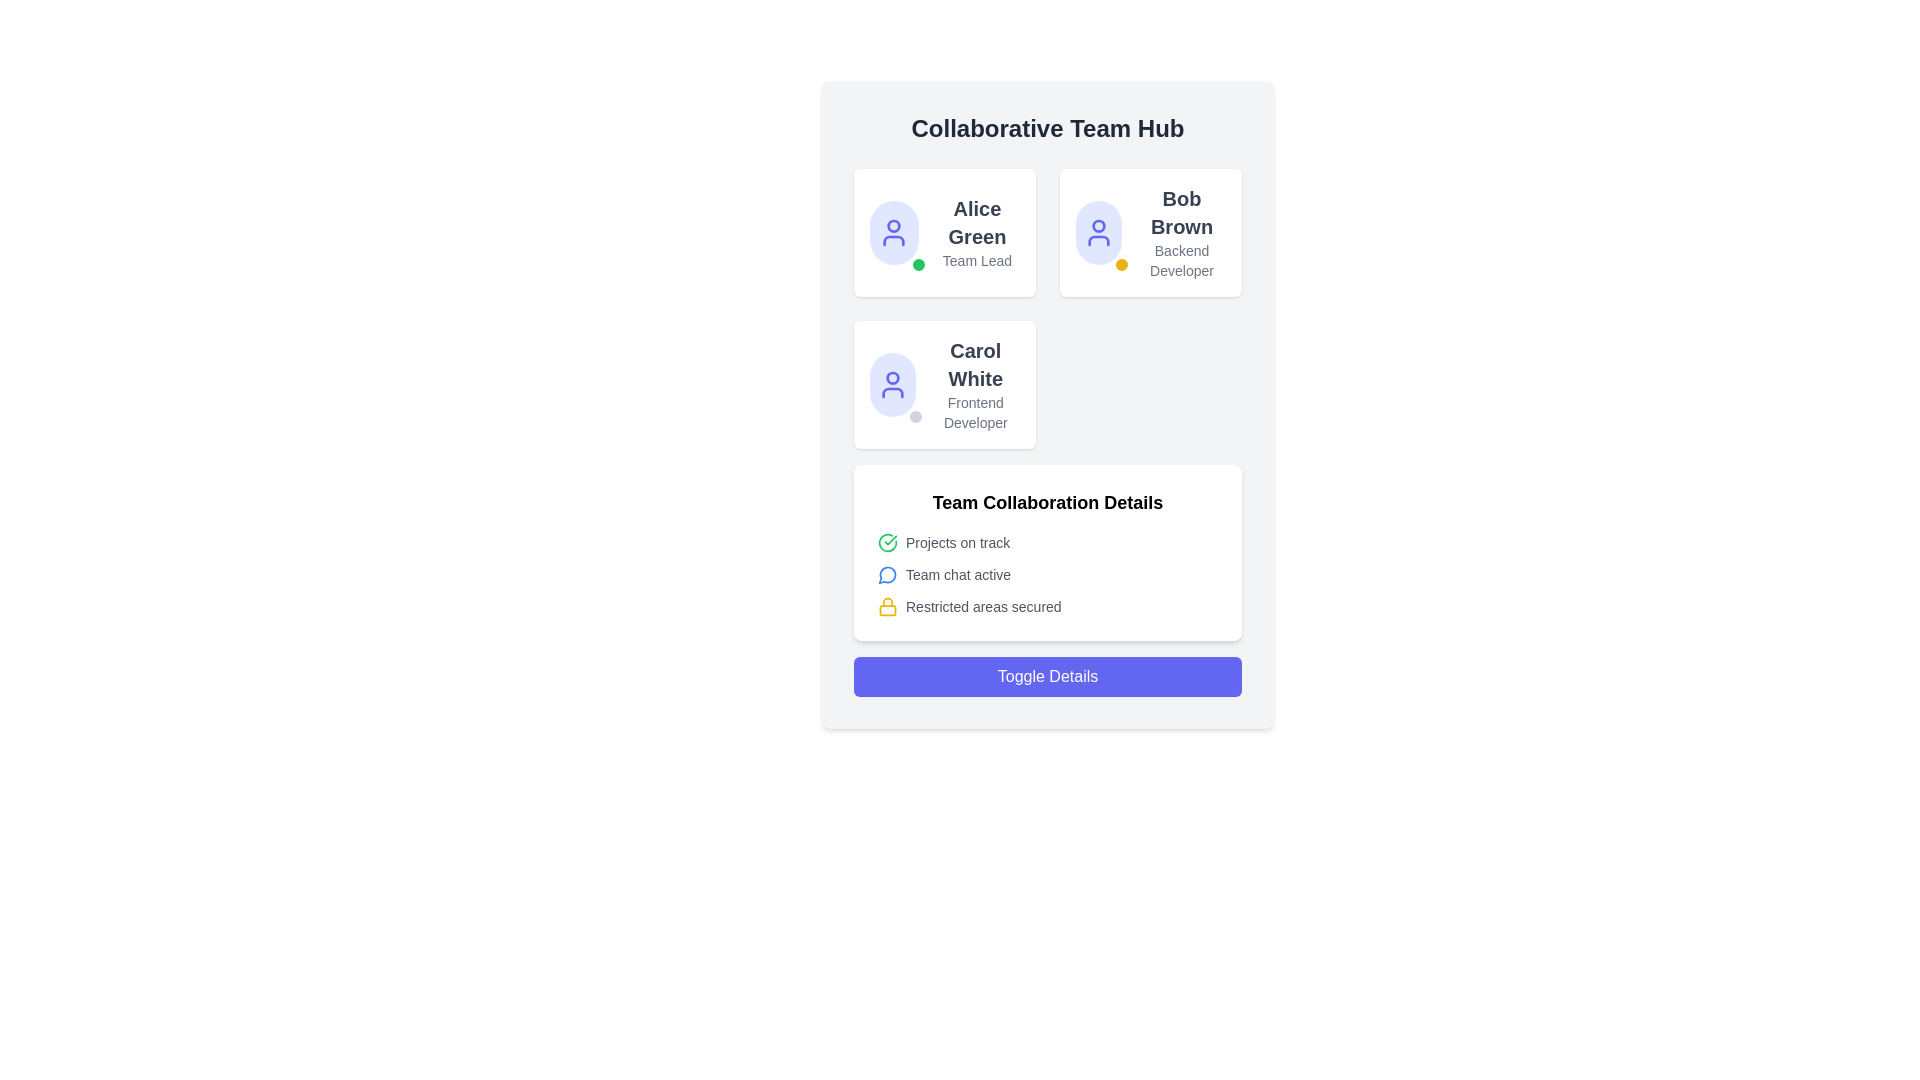 This screenshot has height=1080, width=1920. I want to click on the user profile icon that features a circular shape with a blue color, located at the top-left section of the user interface for 'Alice Green', so click(893, 231).